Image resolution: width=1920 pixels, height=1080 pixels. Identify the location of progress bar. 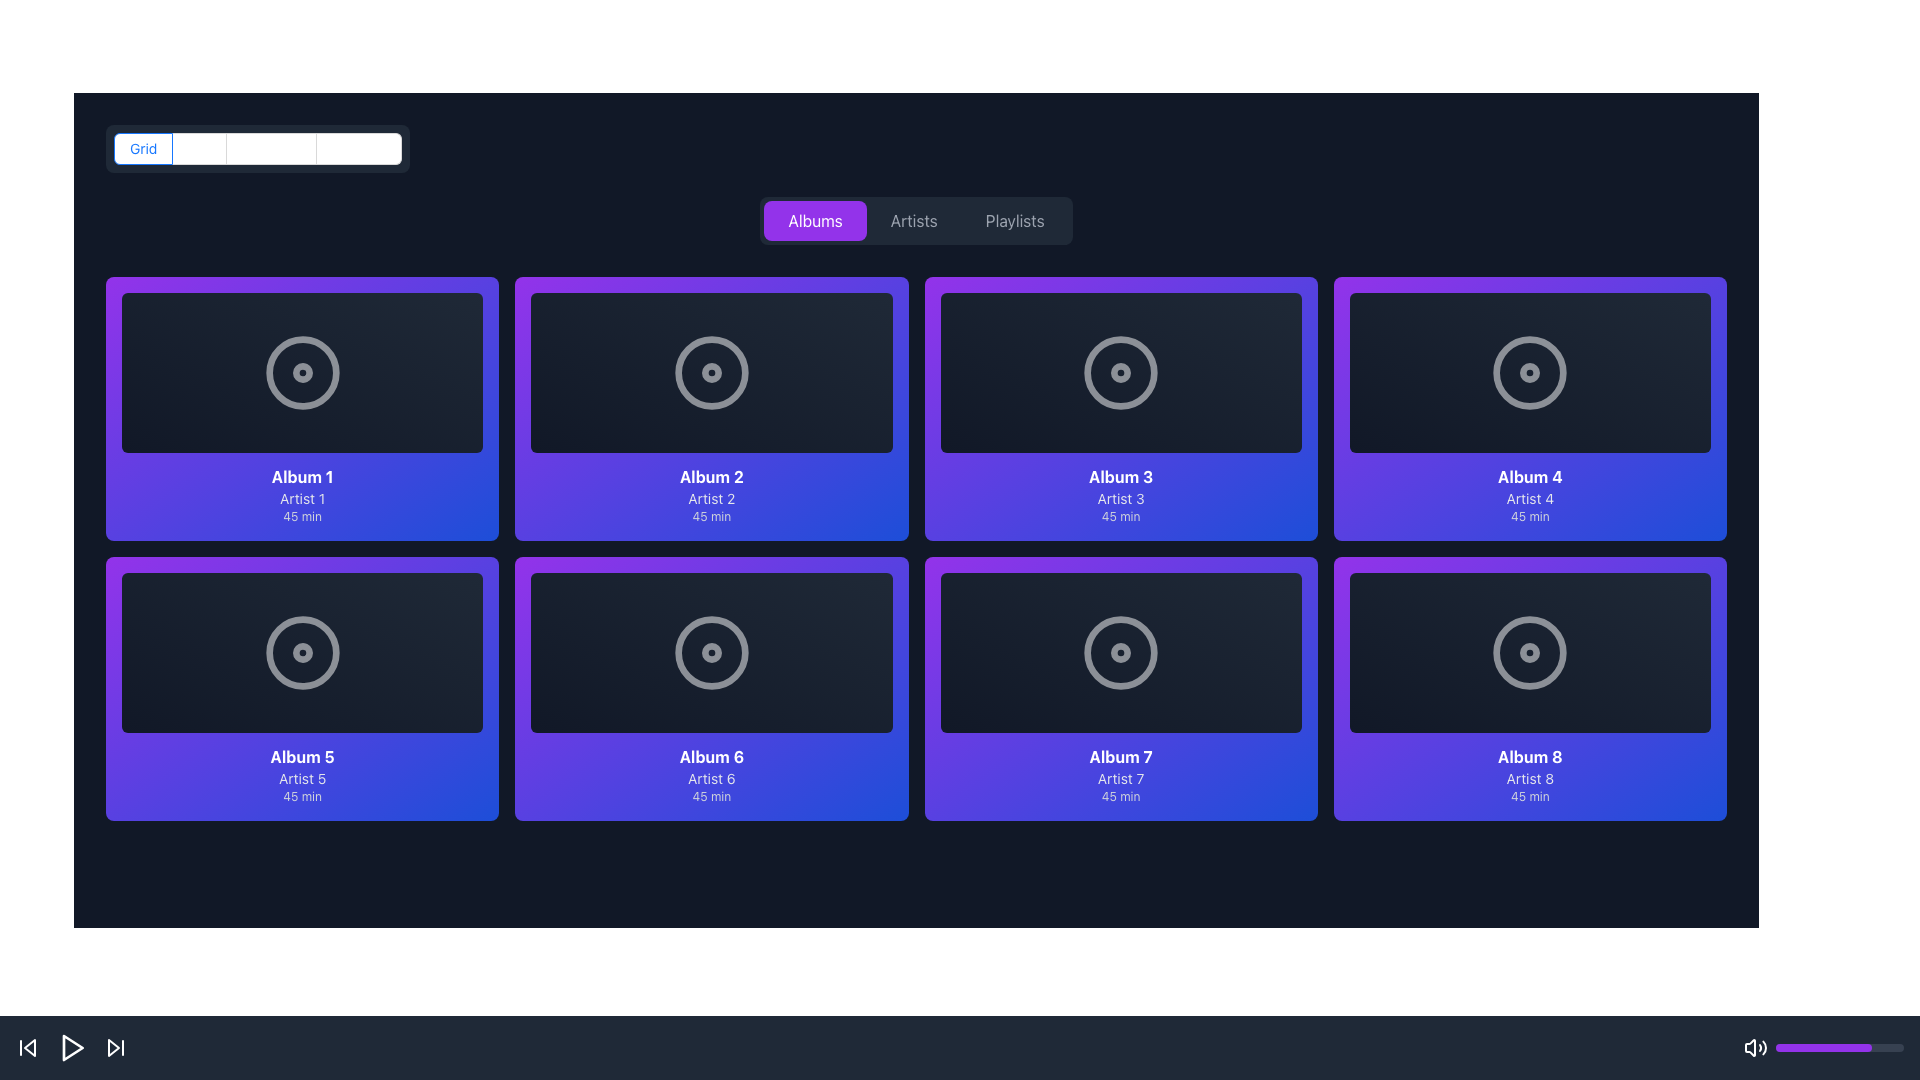
(1856, 1047).